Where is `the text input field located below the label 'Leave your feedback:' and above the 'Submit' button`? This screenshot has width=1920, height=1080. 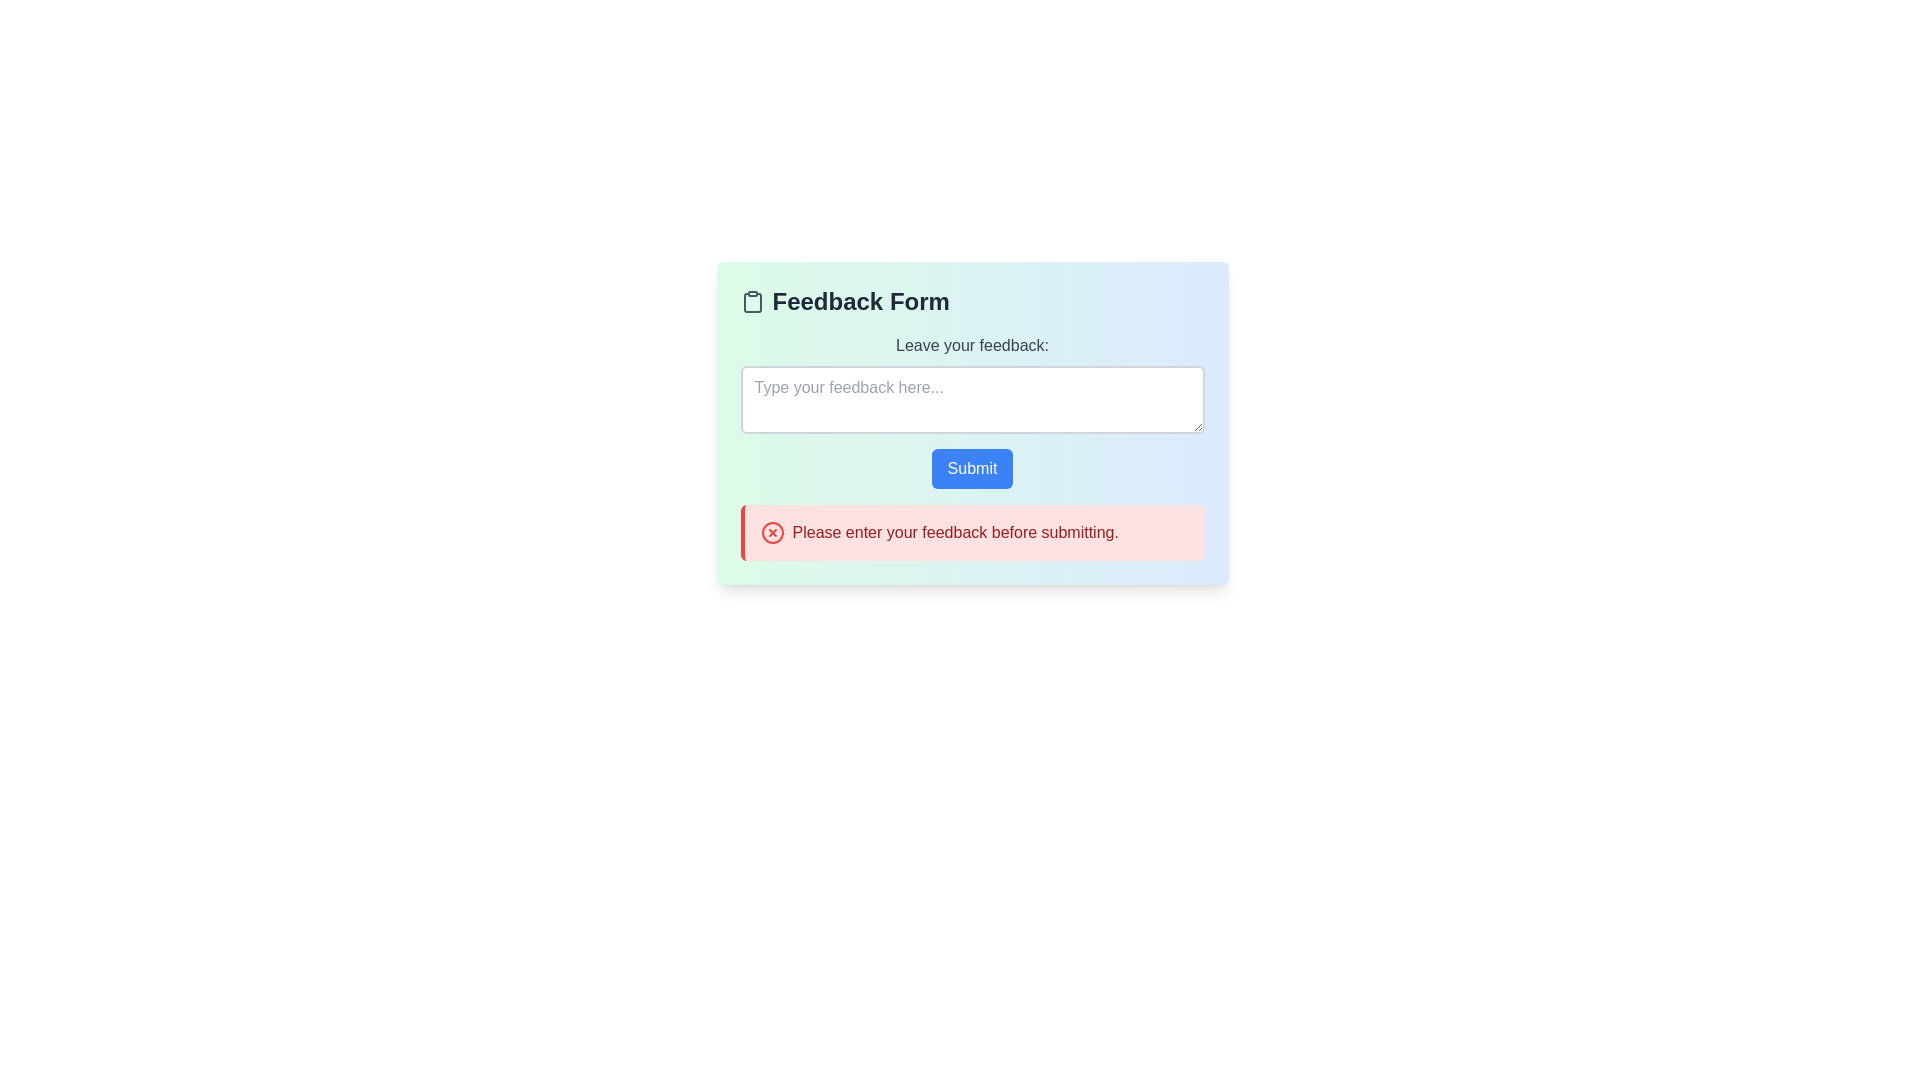
the text input field located below the label 'Leave your feedback:' and above the 'Submit' button is located at coordinates (972, 422).